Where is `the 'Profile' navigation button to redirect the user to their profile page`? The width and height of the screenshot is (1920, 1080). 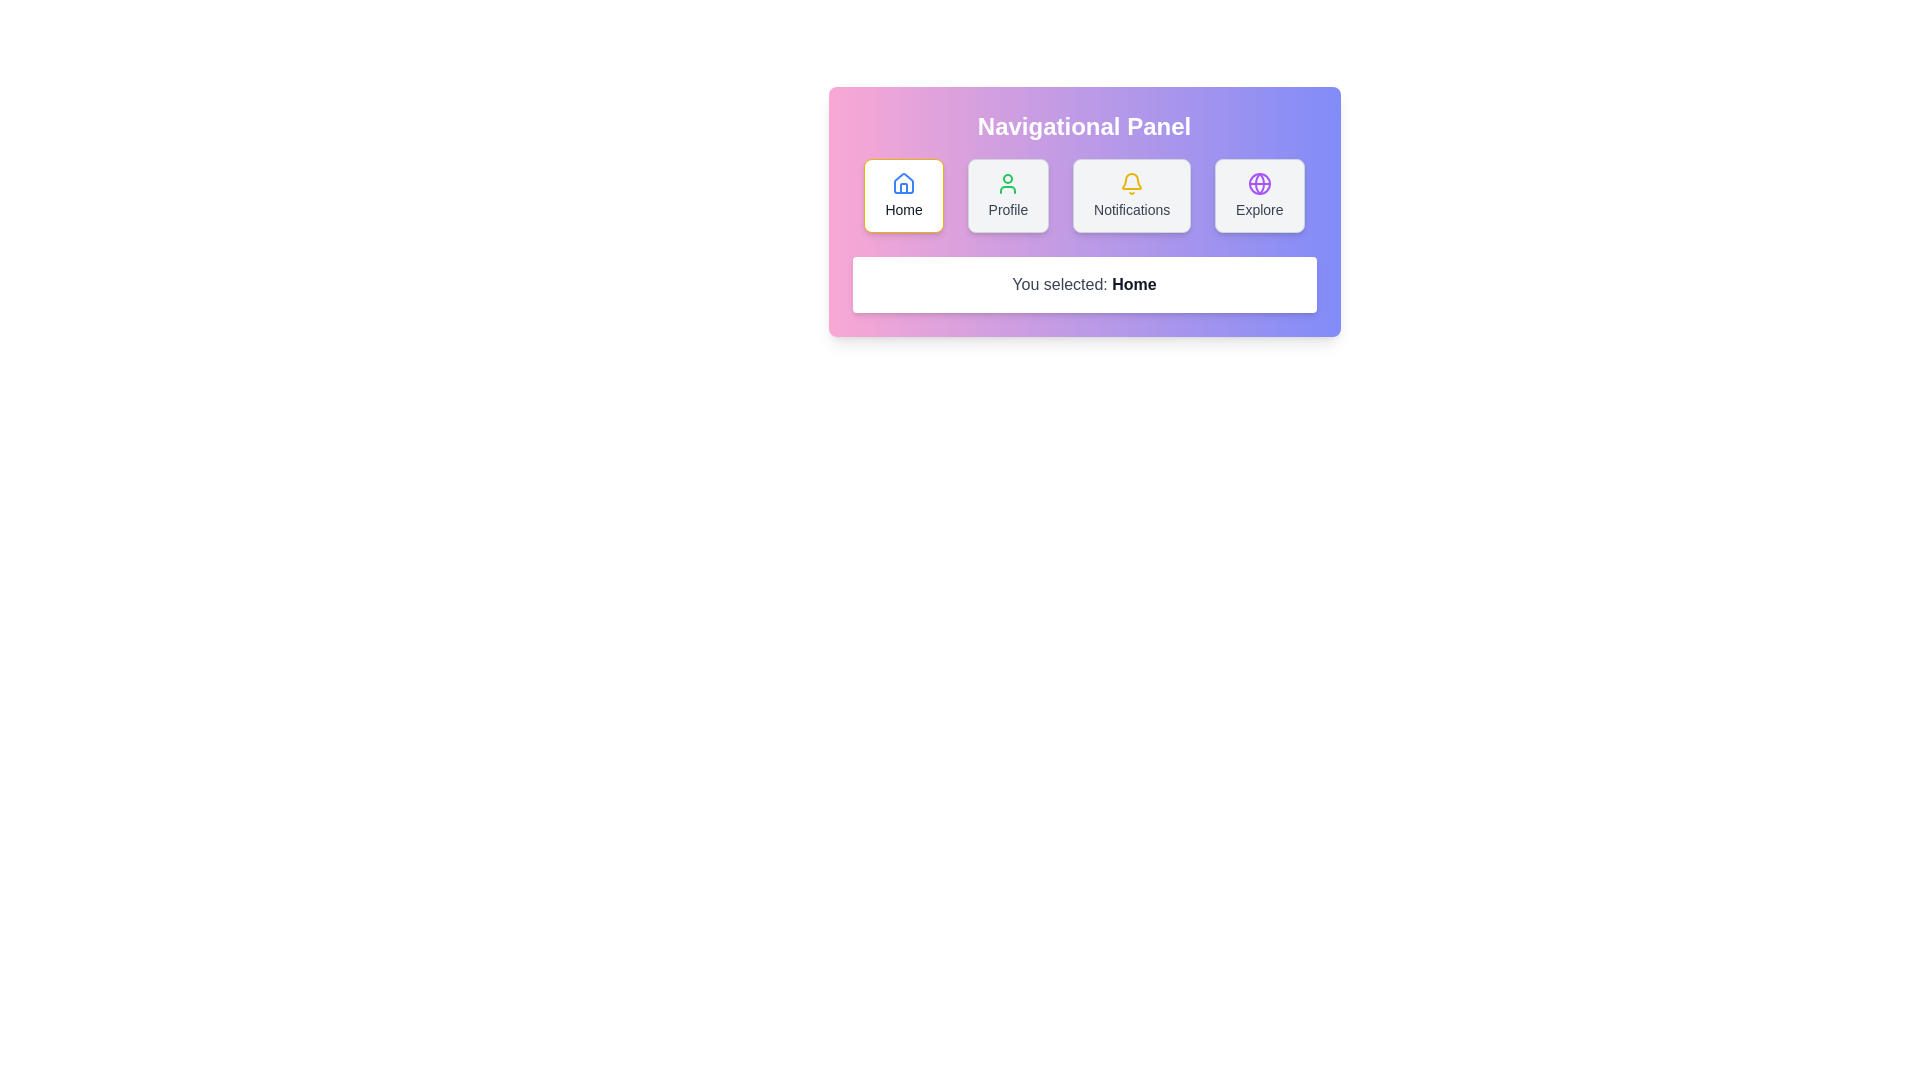
the 'Profile' navigation button to redirect the user to their profile page is located at coordinates (1008, 196).